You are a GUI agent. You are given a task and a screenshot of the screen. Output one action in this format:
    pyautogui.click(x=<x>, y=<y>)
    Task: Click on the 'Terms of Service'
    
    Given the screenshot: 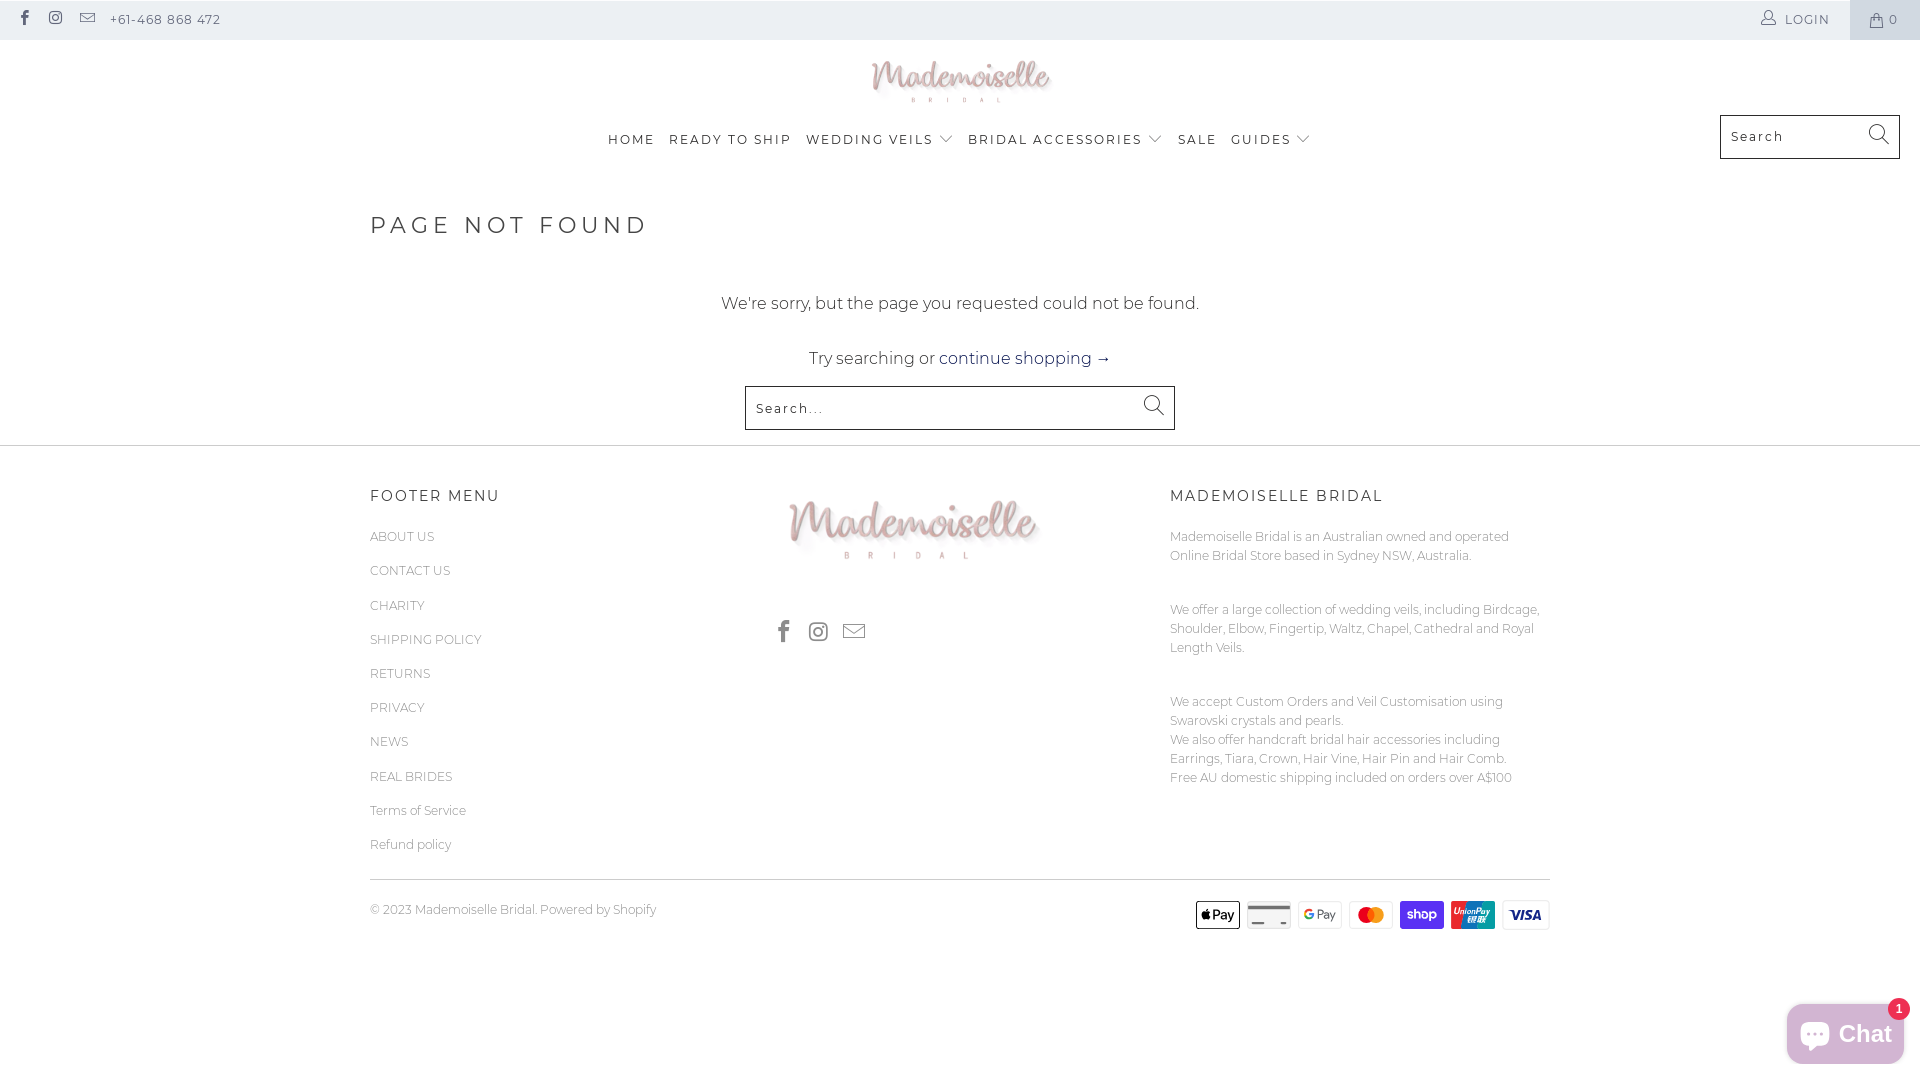 What is the action you would take?
    pyautogui.click(x=416, y=810)
    